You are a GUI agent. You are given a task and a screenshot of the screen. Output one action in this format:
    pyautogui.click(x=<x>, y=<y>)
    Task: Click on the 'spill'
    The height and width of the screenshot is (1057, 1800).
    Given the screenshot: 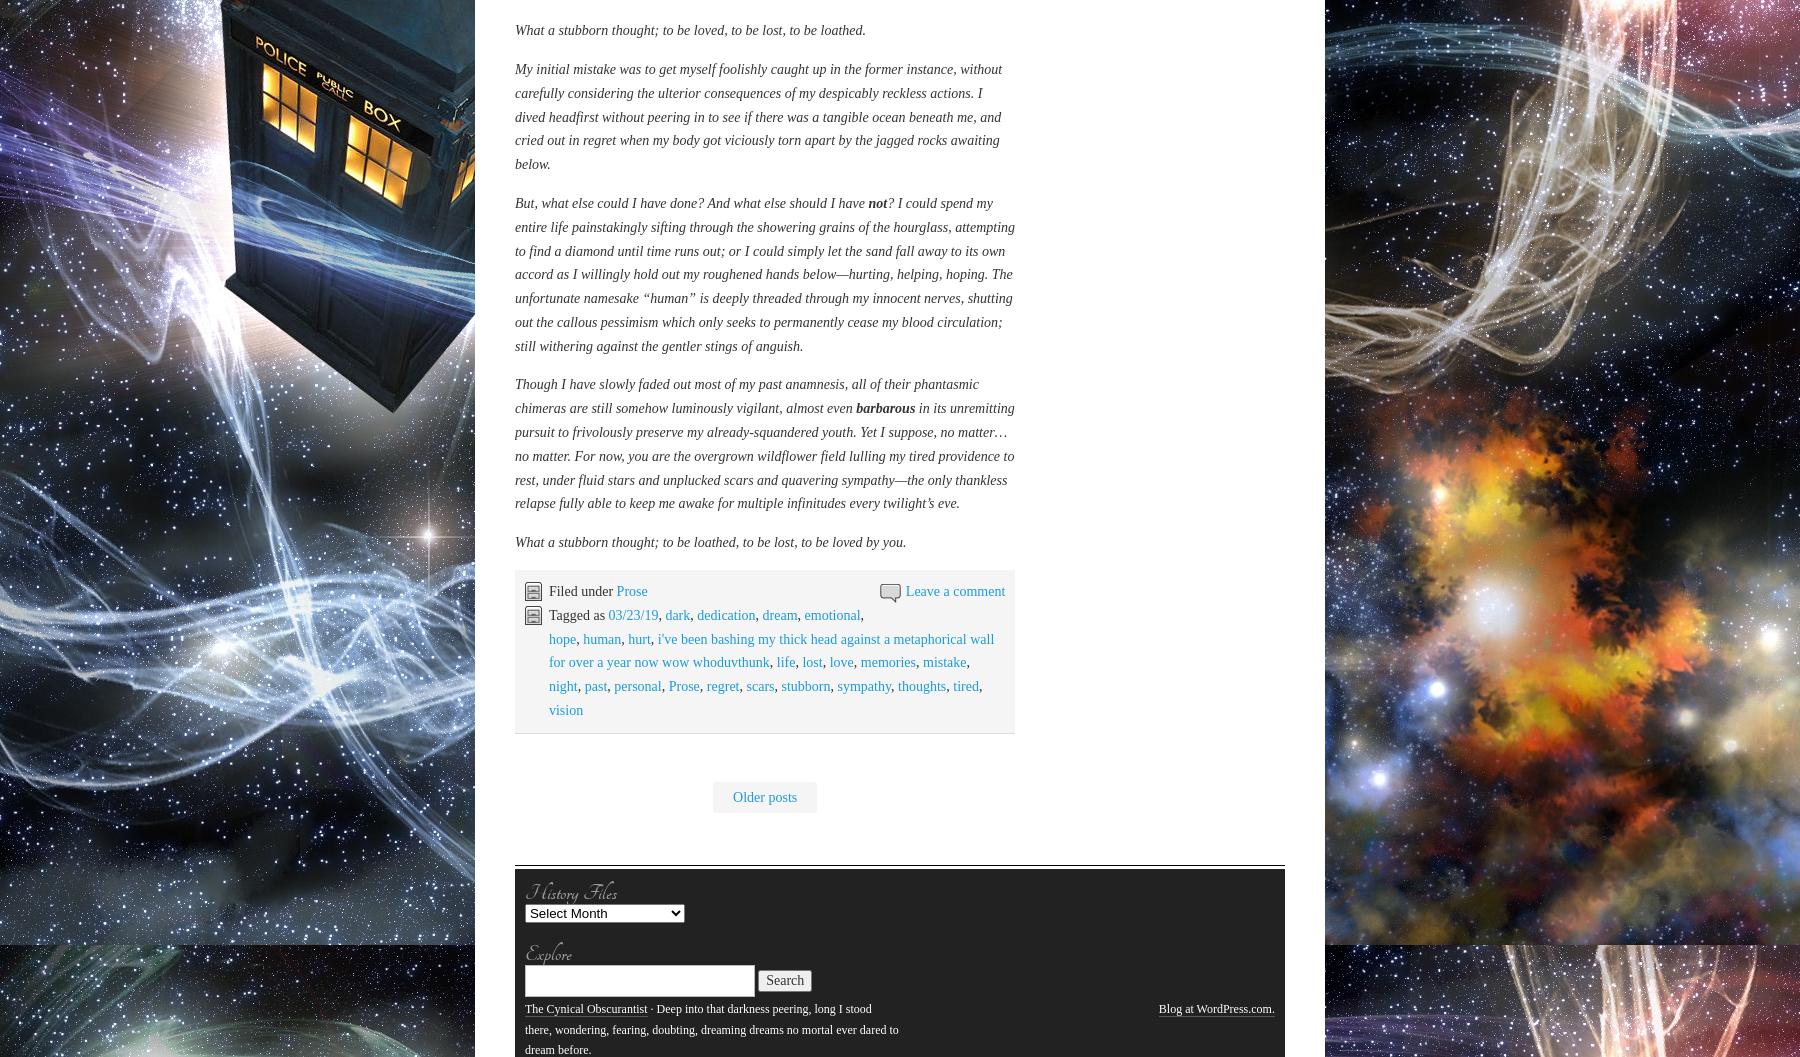 What is the action you would take?
    pyautogui.click(x=559, y=494)
    